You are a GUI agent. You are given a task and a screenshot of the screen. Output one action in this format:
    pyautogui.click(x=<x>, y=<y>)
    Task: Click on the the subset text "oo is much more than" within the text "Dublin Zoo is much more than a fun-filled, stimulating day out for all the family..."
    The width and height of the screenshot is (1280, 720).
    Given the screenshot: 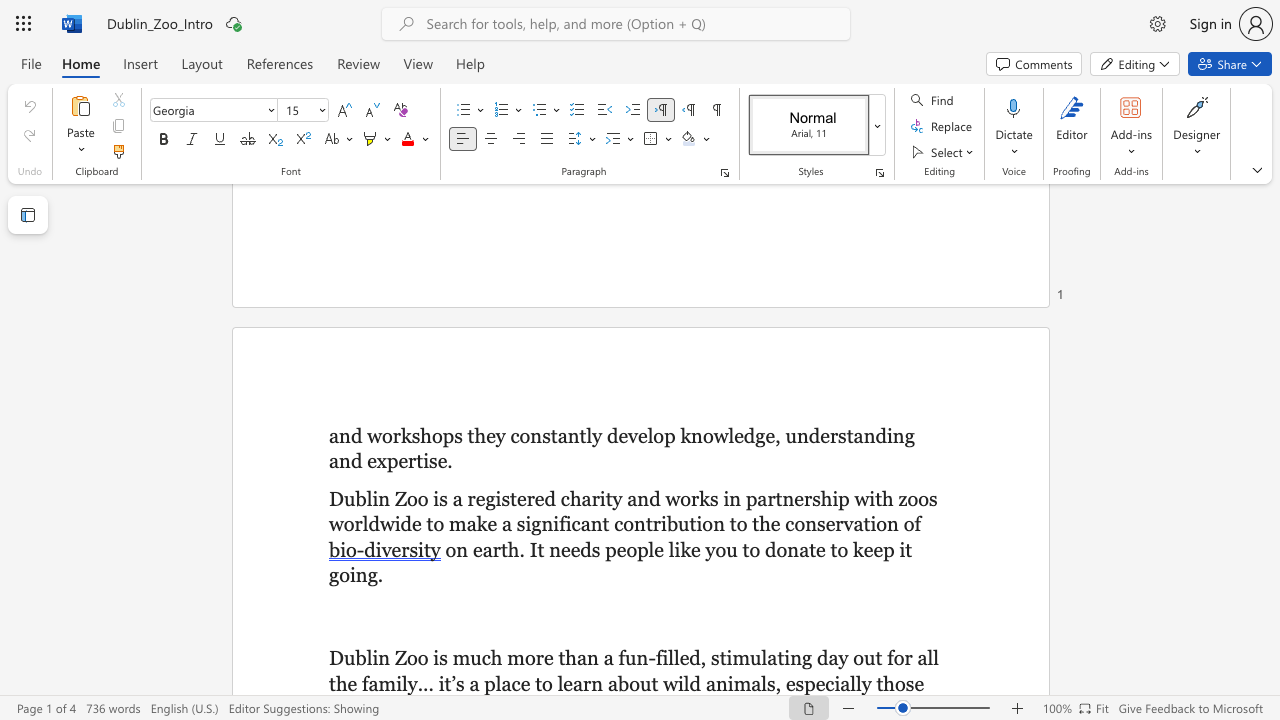 What is the action you would take?
    pyautogui.click(x=405, y=658)
    